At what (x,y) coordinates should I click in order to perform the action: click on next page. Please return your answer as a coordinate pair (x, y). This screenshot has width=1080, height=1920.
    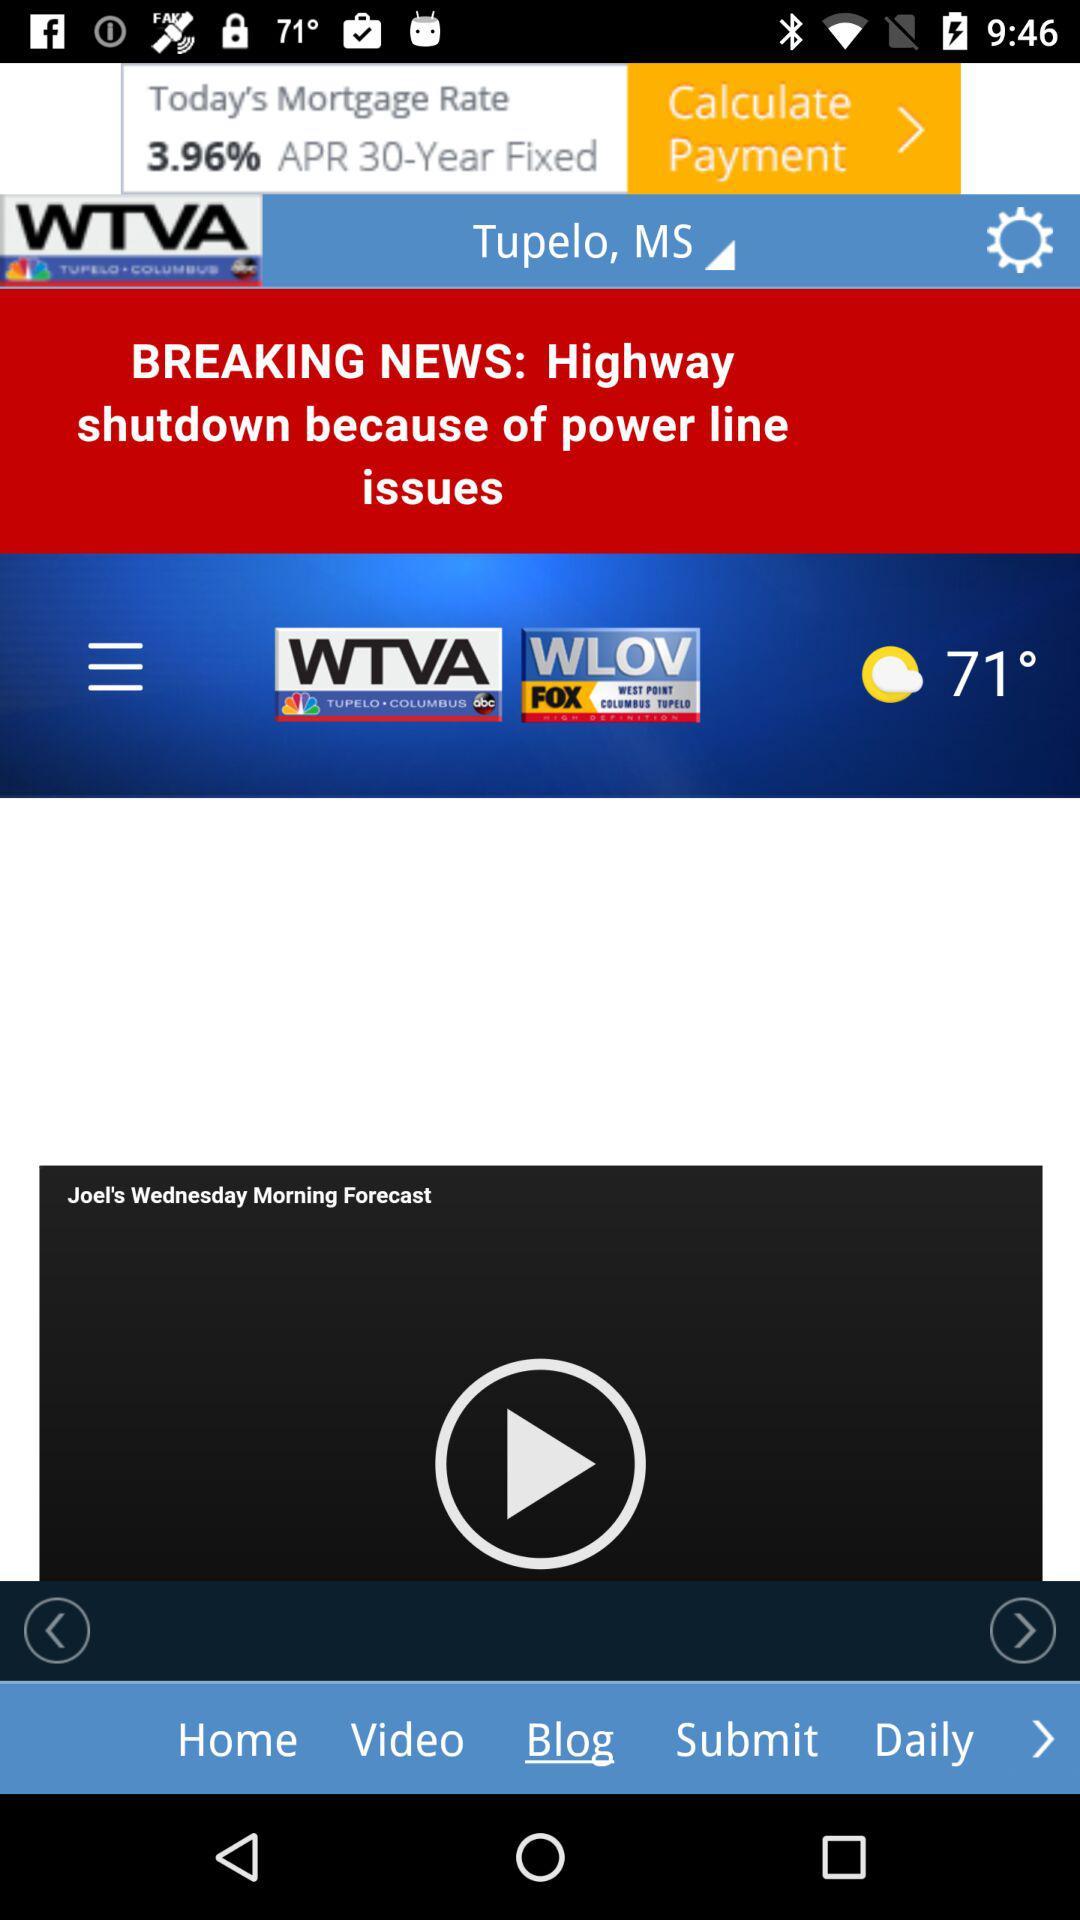
    Looking at the image, I should click on (1022, 1630).